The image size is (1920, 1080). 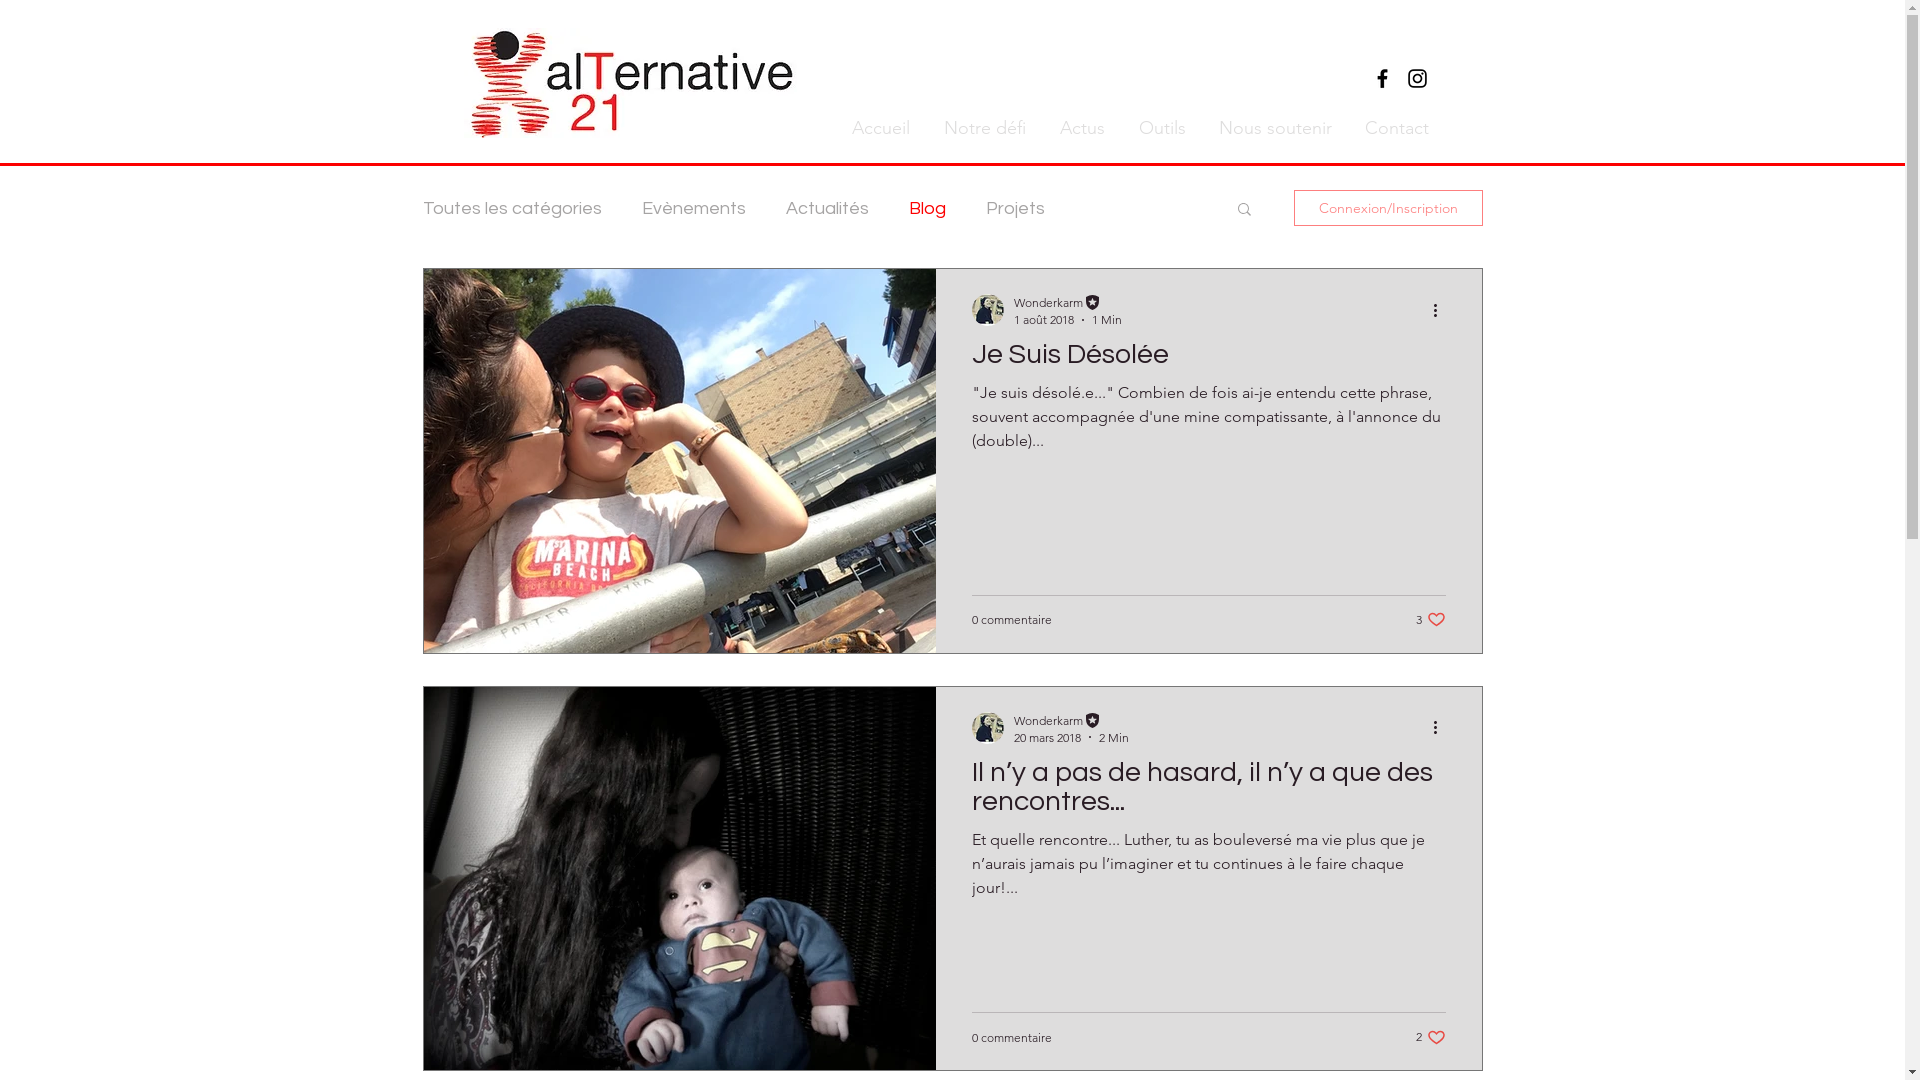 I want to click on 'Projets', so click(x=1015, y=207).